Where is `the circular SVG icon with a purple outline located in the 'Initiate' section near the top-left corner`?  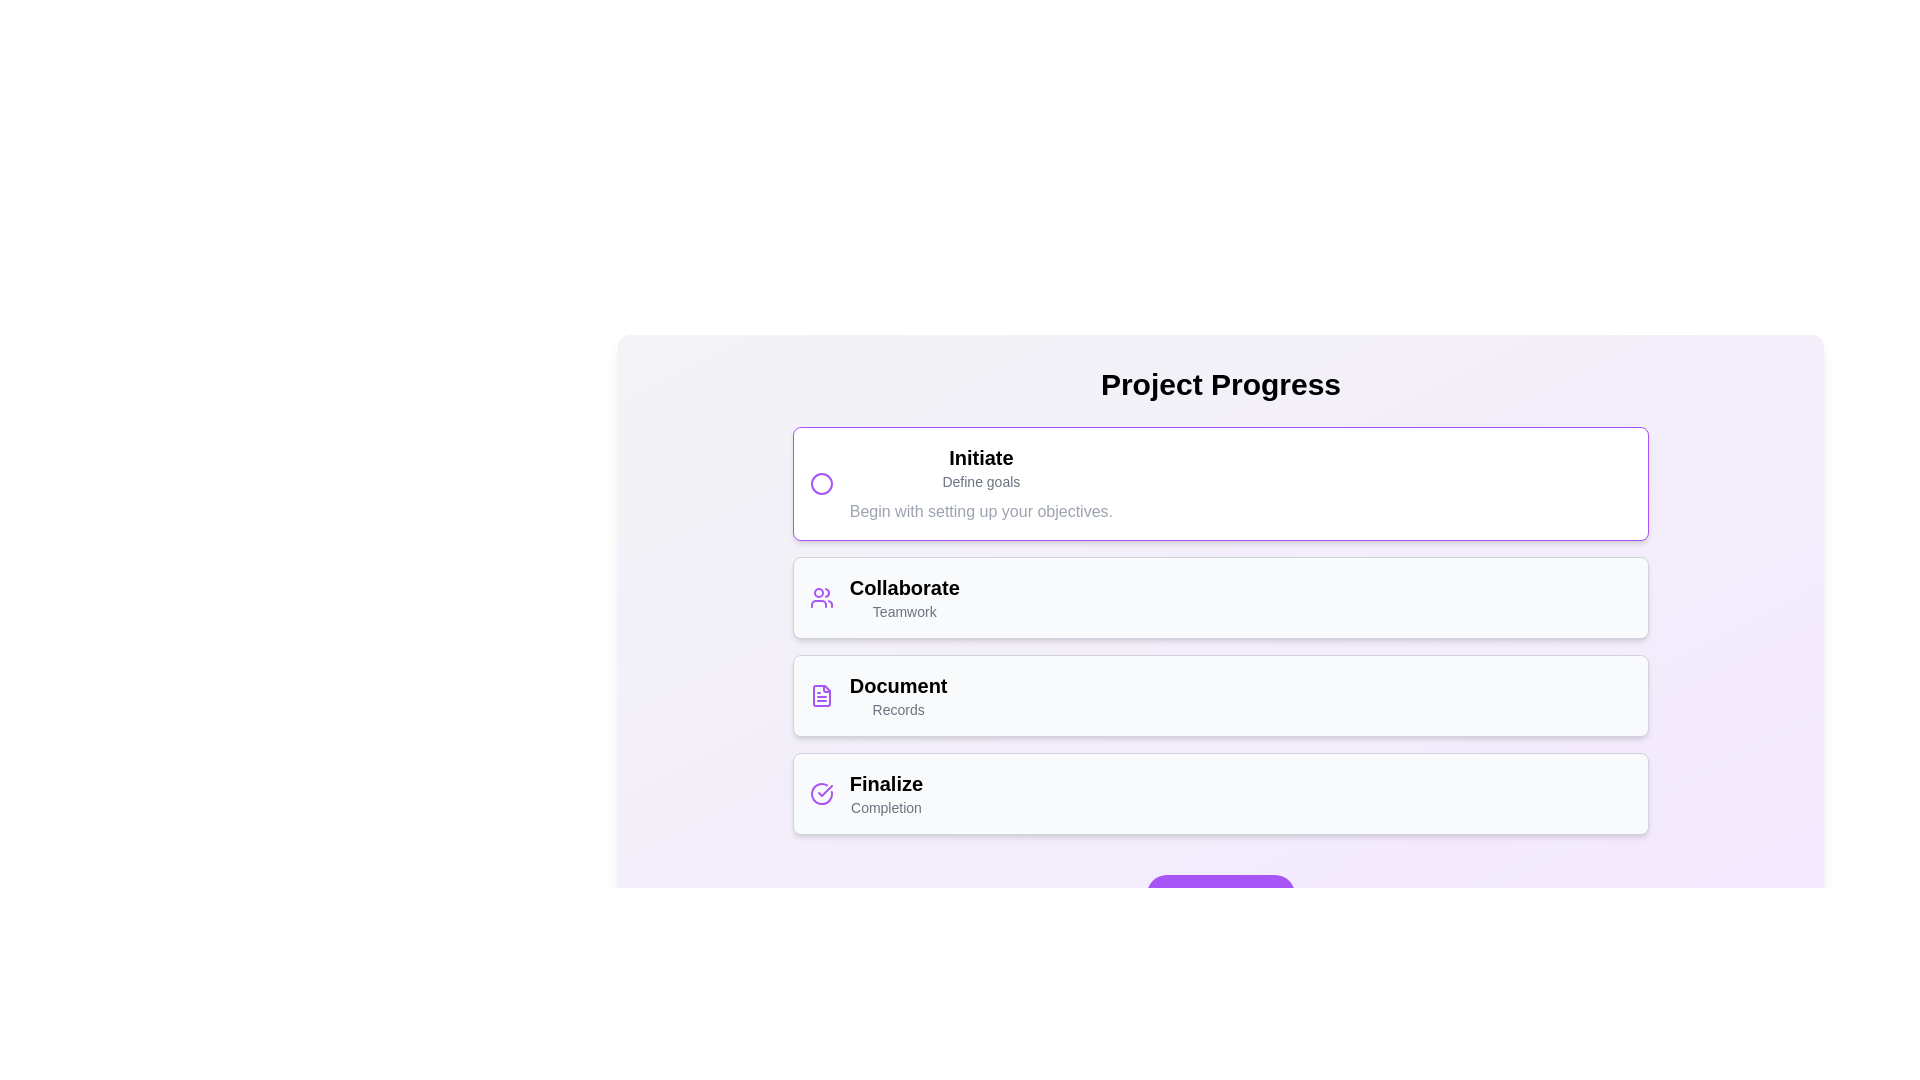 the circular SVG icon with a purple outline located in the 'Initiate' section near the top-left corner is located at coordinates (821, 483).